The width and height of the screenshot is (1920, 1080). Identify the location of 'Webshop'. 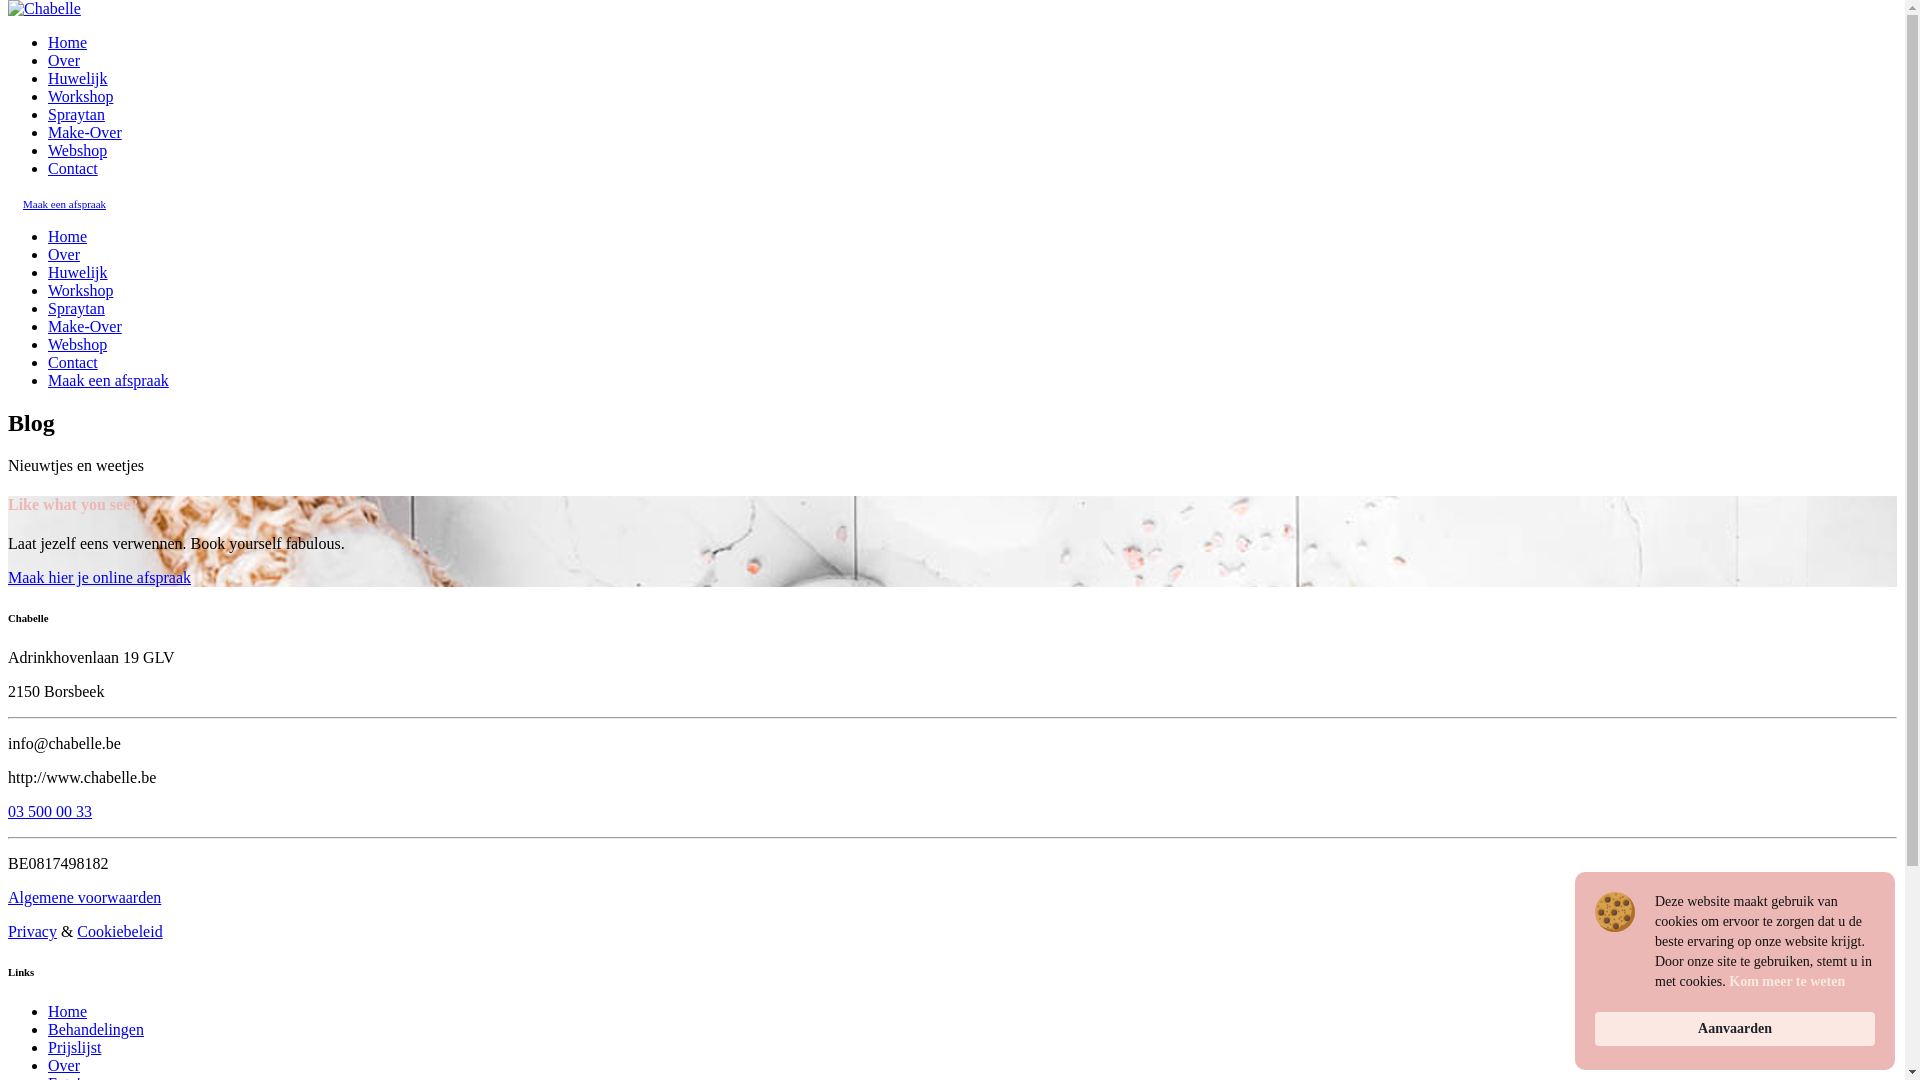
(77, 149).